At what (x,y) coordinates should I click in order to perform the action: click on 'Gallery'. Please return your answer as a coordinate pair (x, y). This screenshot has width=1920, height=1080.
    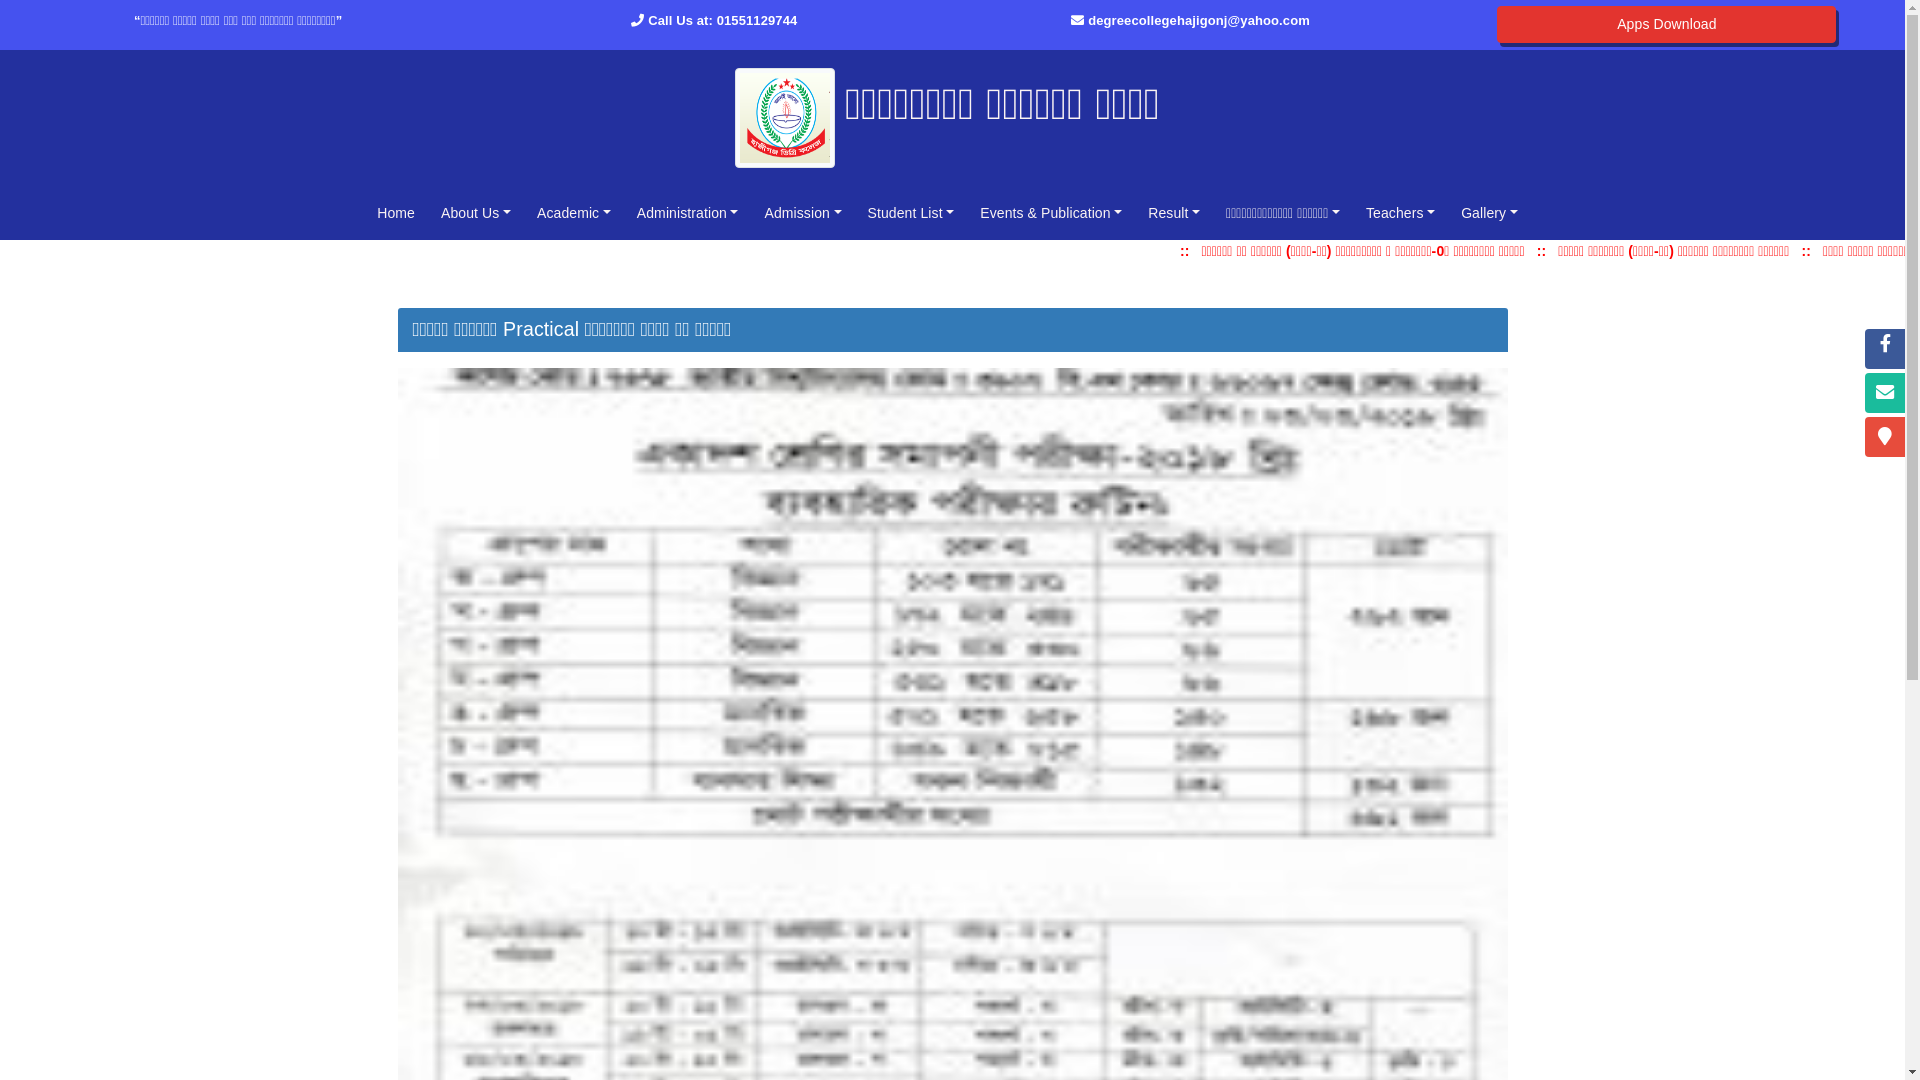
    Looking at the image, I should click on (1489, 212).